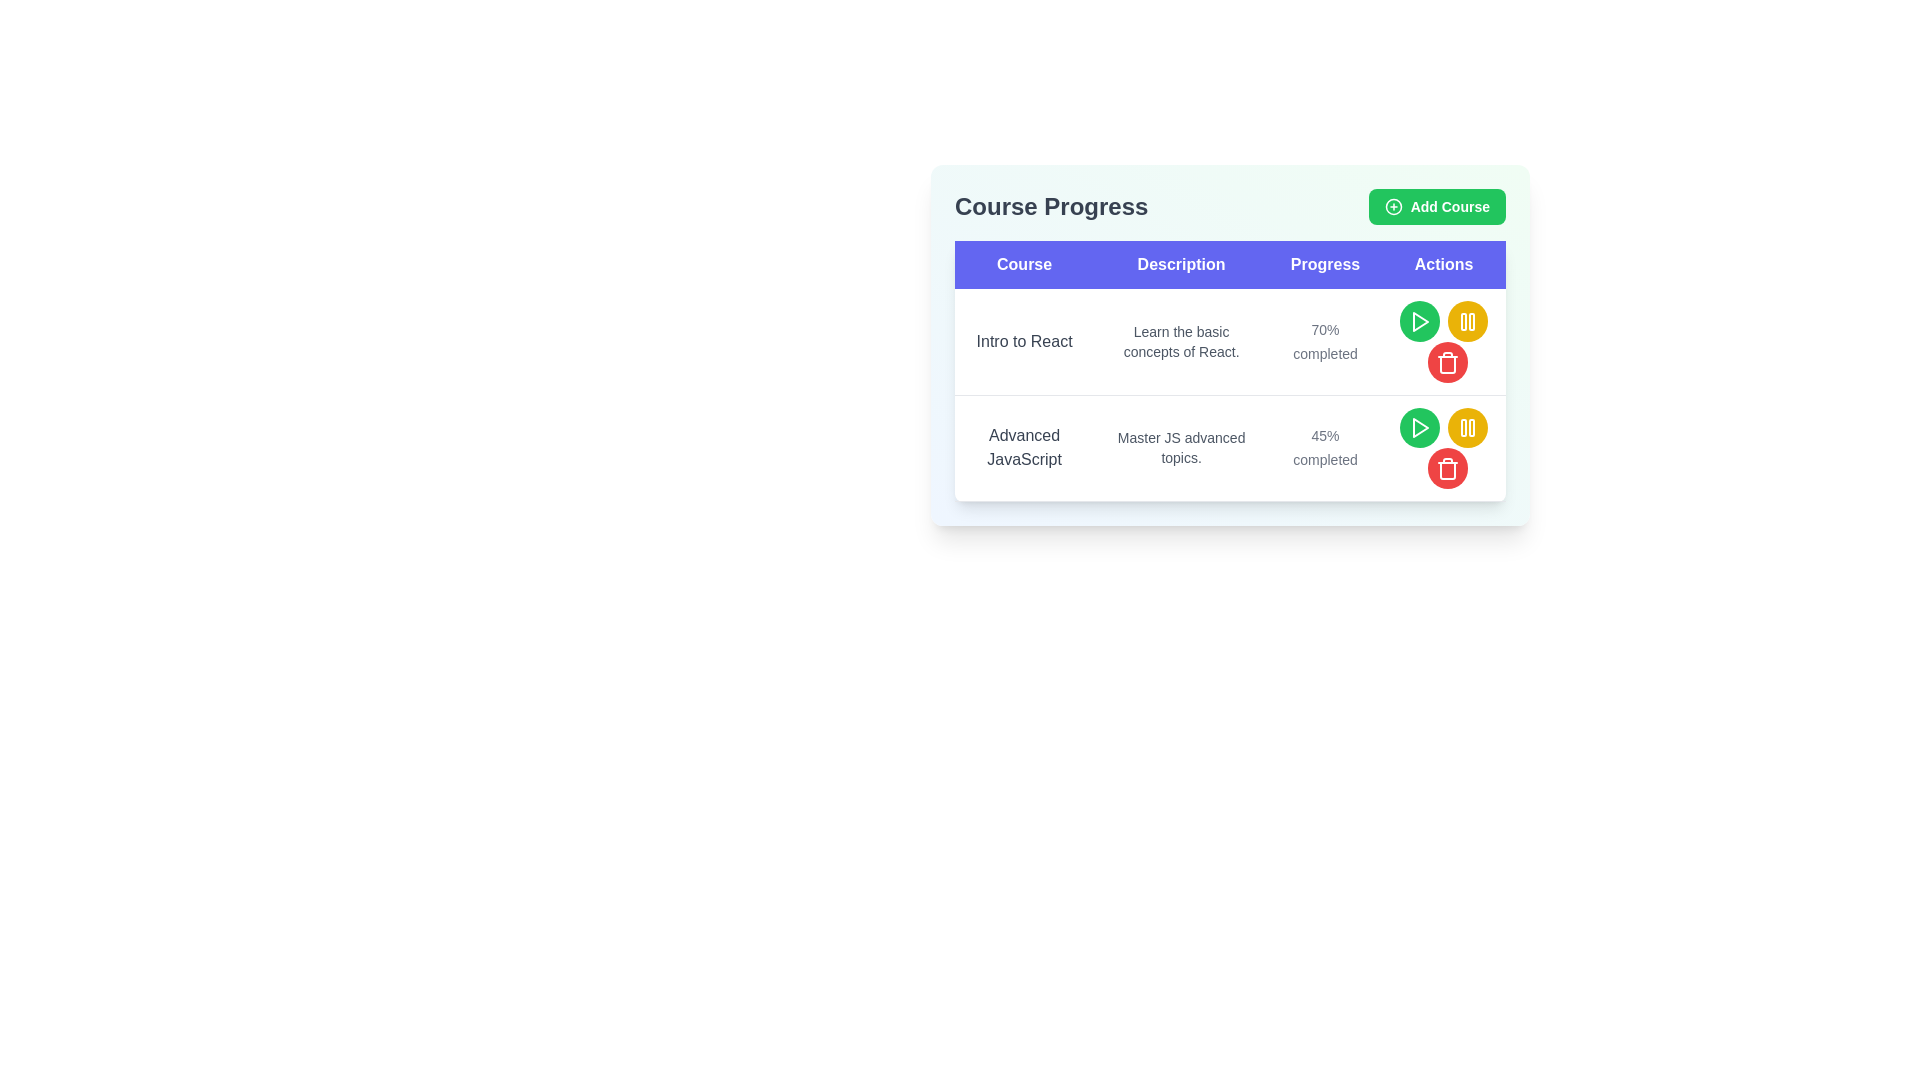 The image size is (1920, 1080). I want to click on the first circular button in the 'Actions' column of the second row, so click(1419, 426).